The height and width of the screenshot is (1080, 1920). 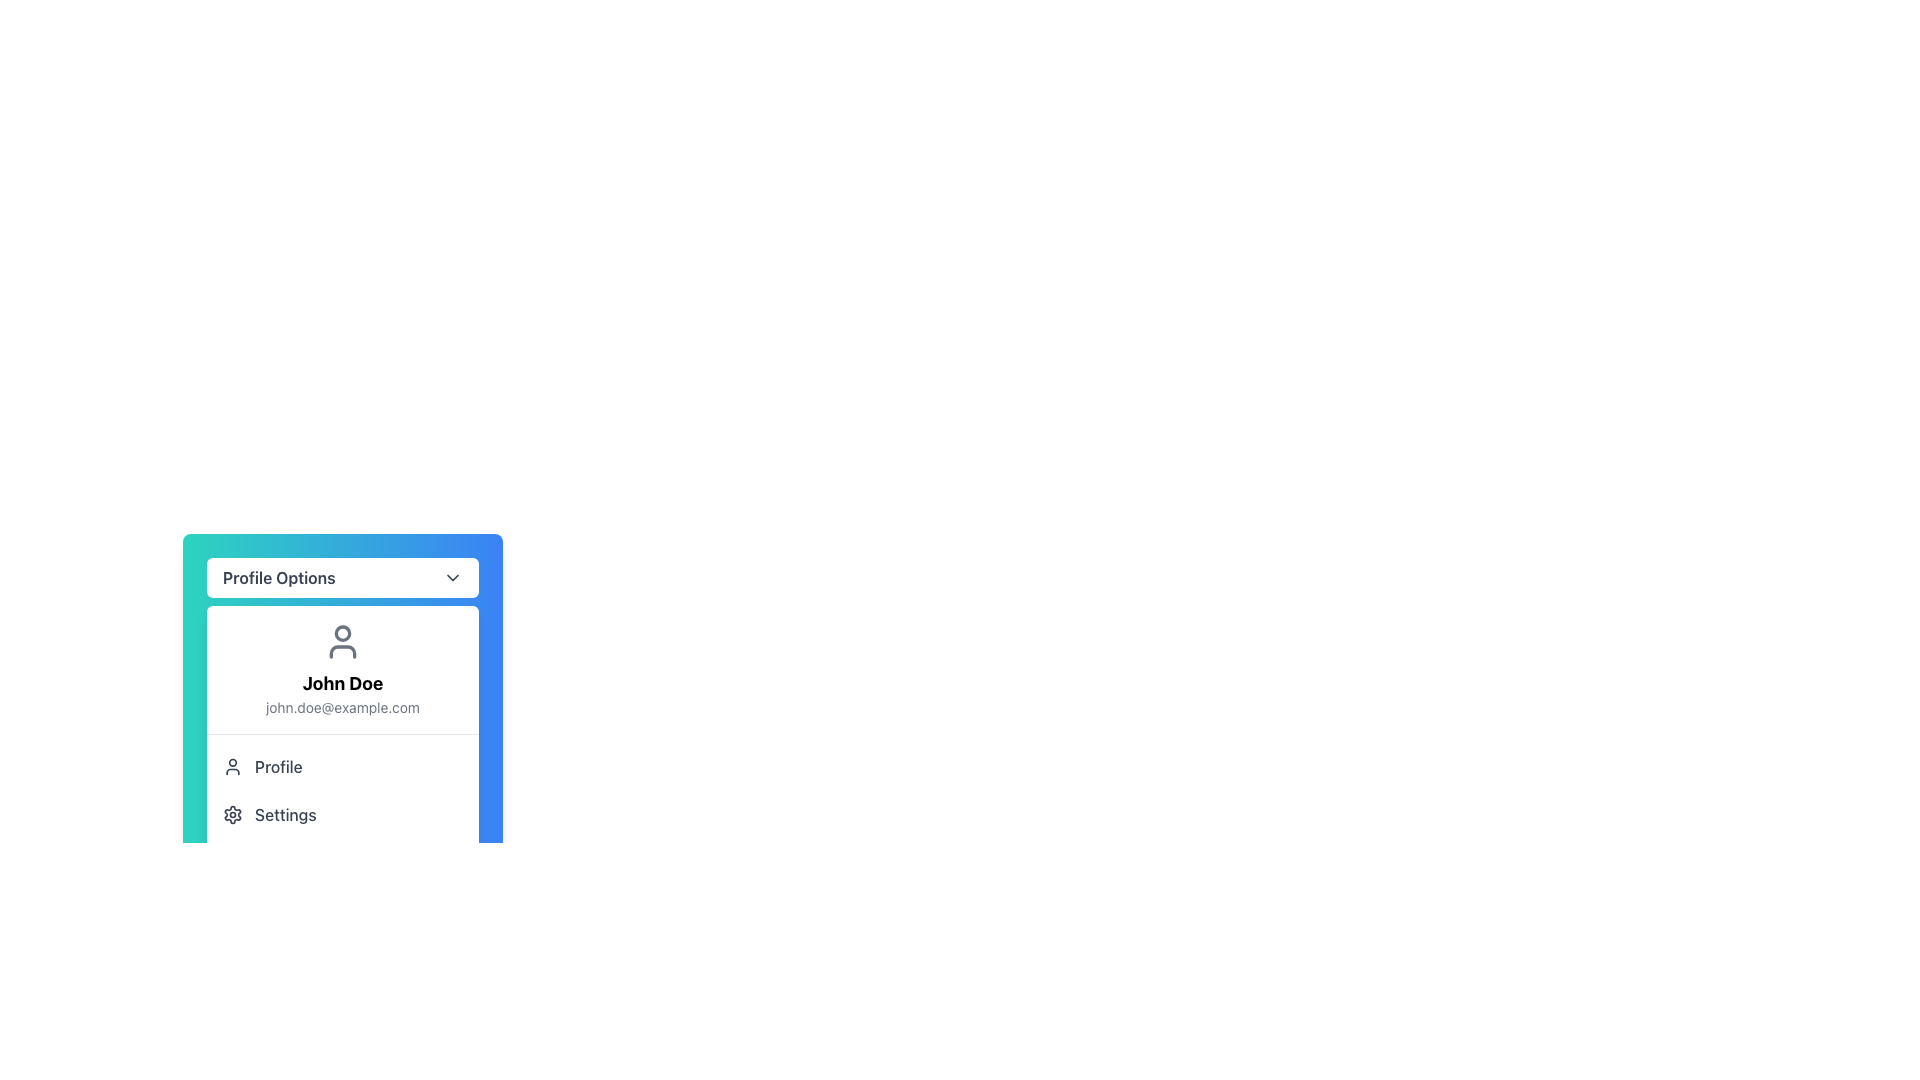 I want to click on the lower part of the user icon, which is styled as a vector graphic in the Lucide icon style, positioned centrally in the user profile section of the dropdown menu, so click(x=342, y=651).